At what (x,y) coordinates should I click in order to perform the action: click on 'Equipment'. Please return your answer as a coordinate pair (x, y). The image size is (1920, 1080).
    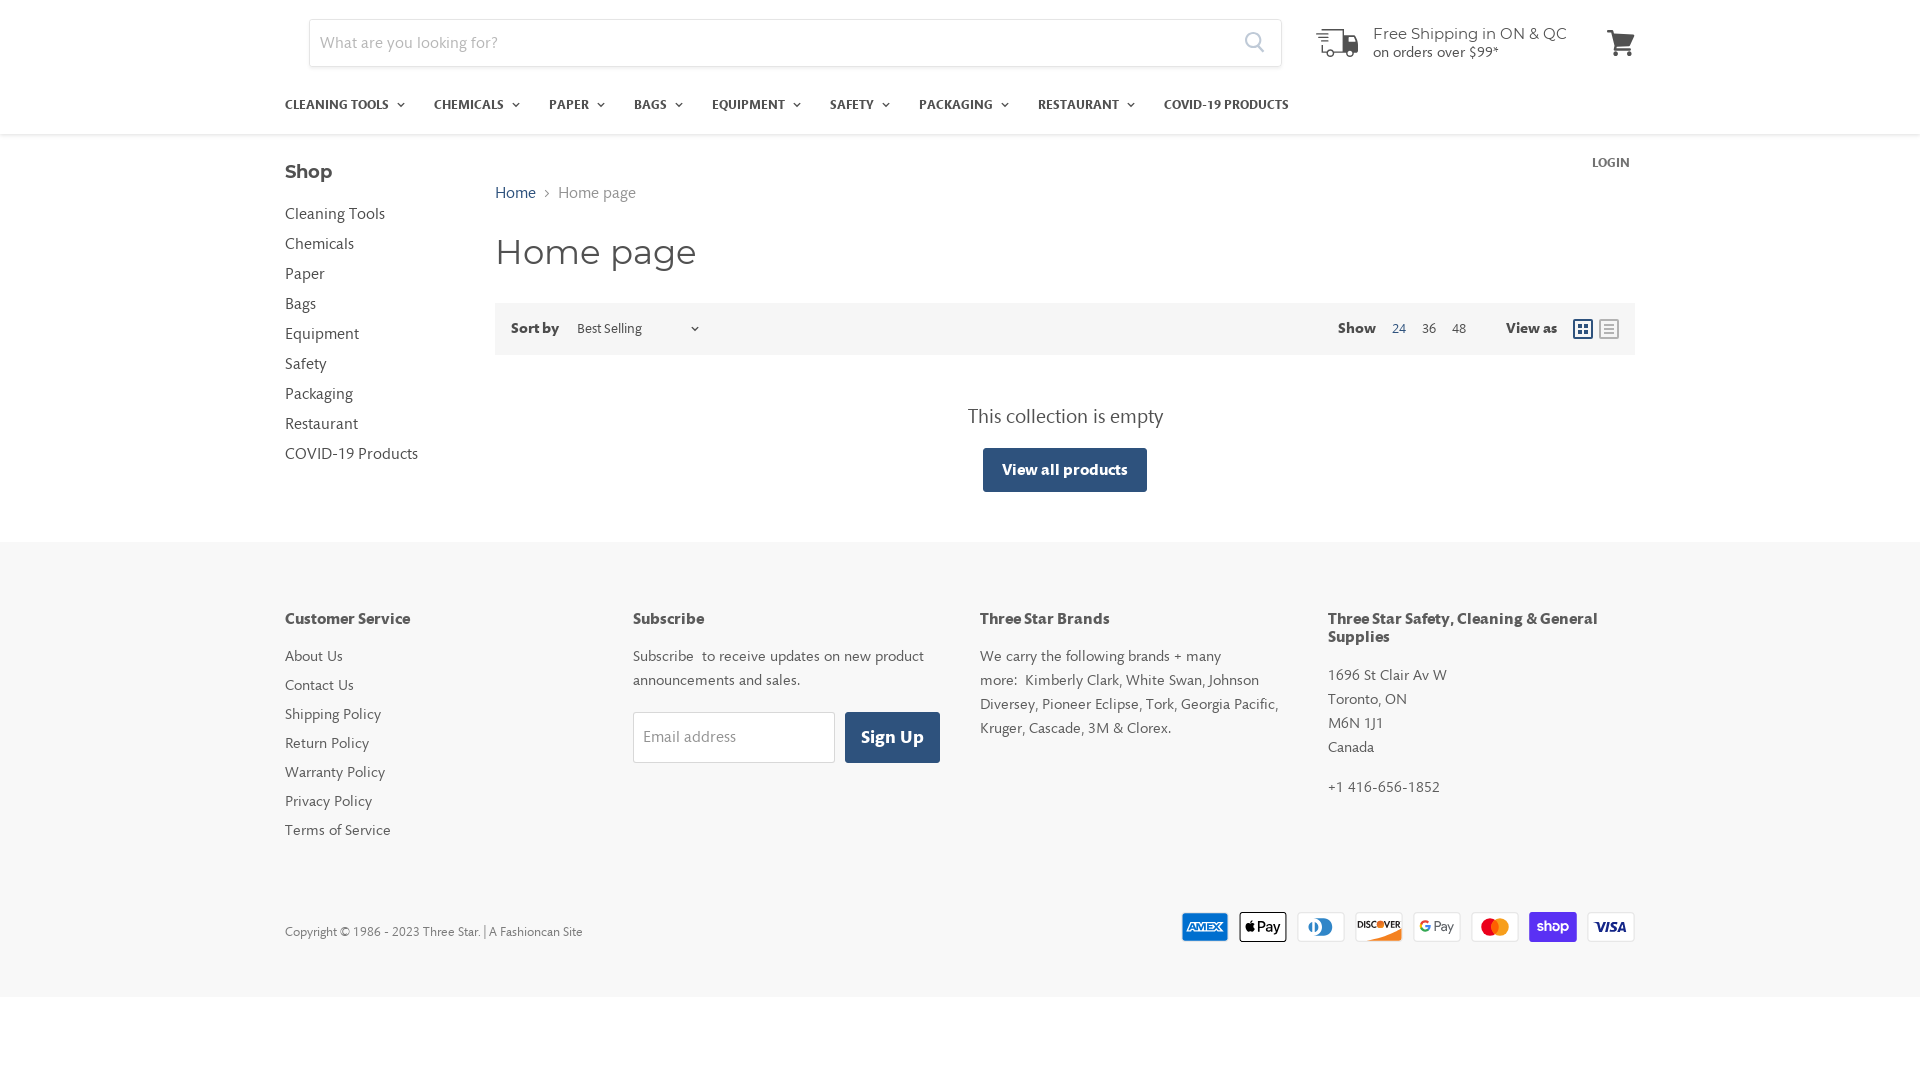
    Looking at the image, I should click on (321, 332).